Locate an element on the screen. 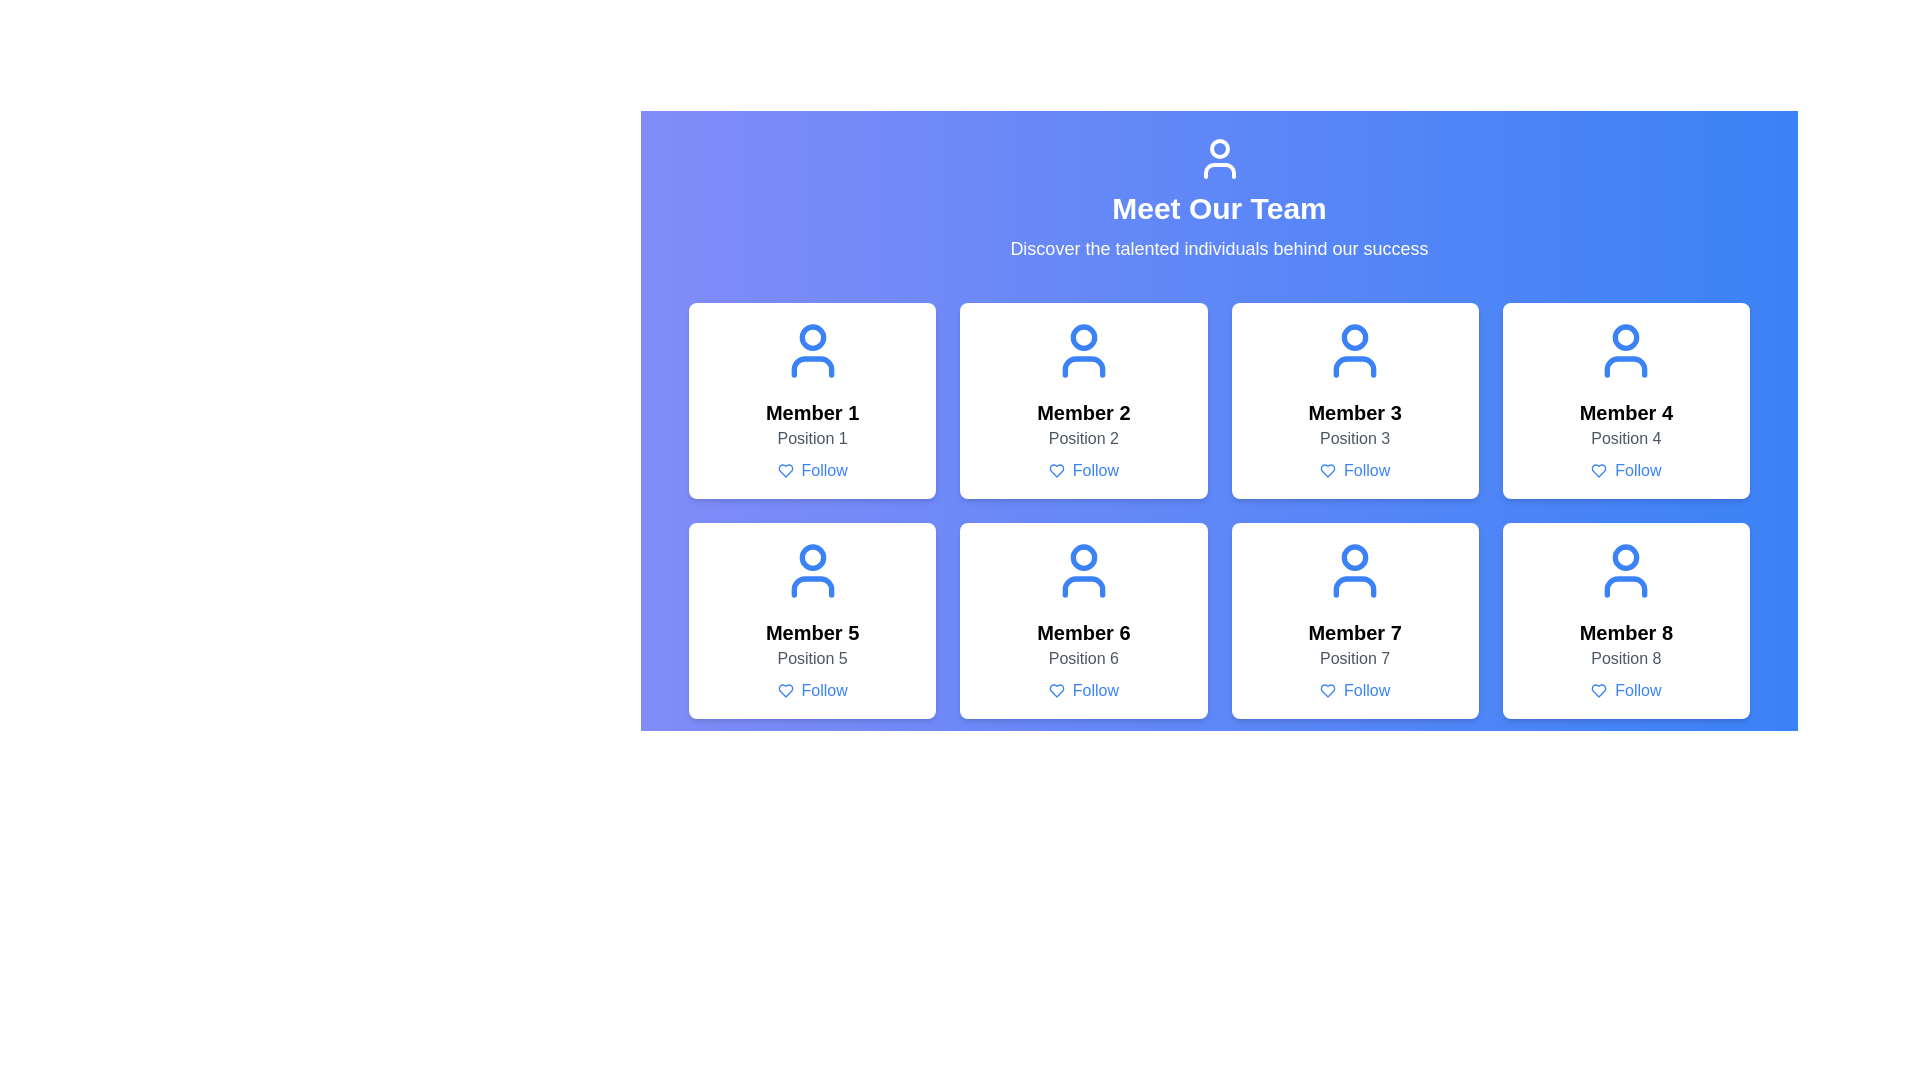 The width and height of the screenshot is (1920, 1080). the decorative head icon representing 'Member 8' in the user profile icon, located at the center of the upper part of the icon is located at coordinates (1626, 557).